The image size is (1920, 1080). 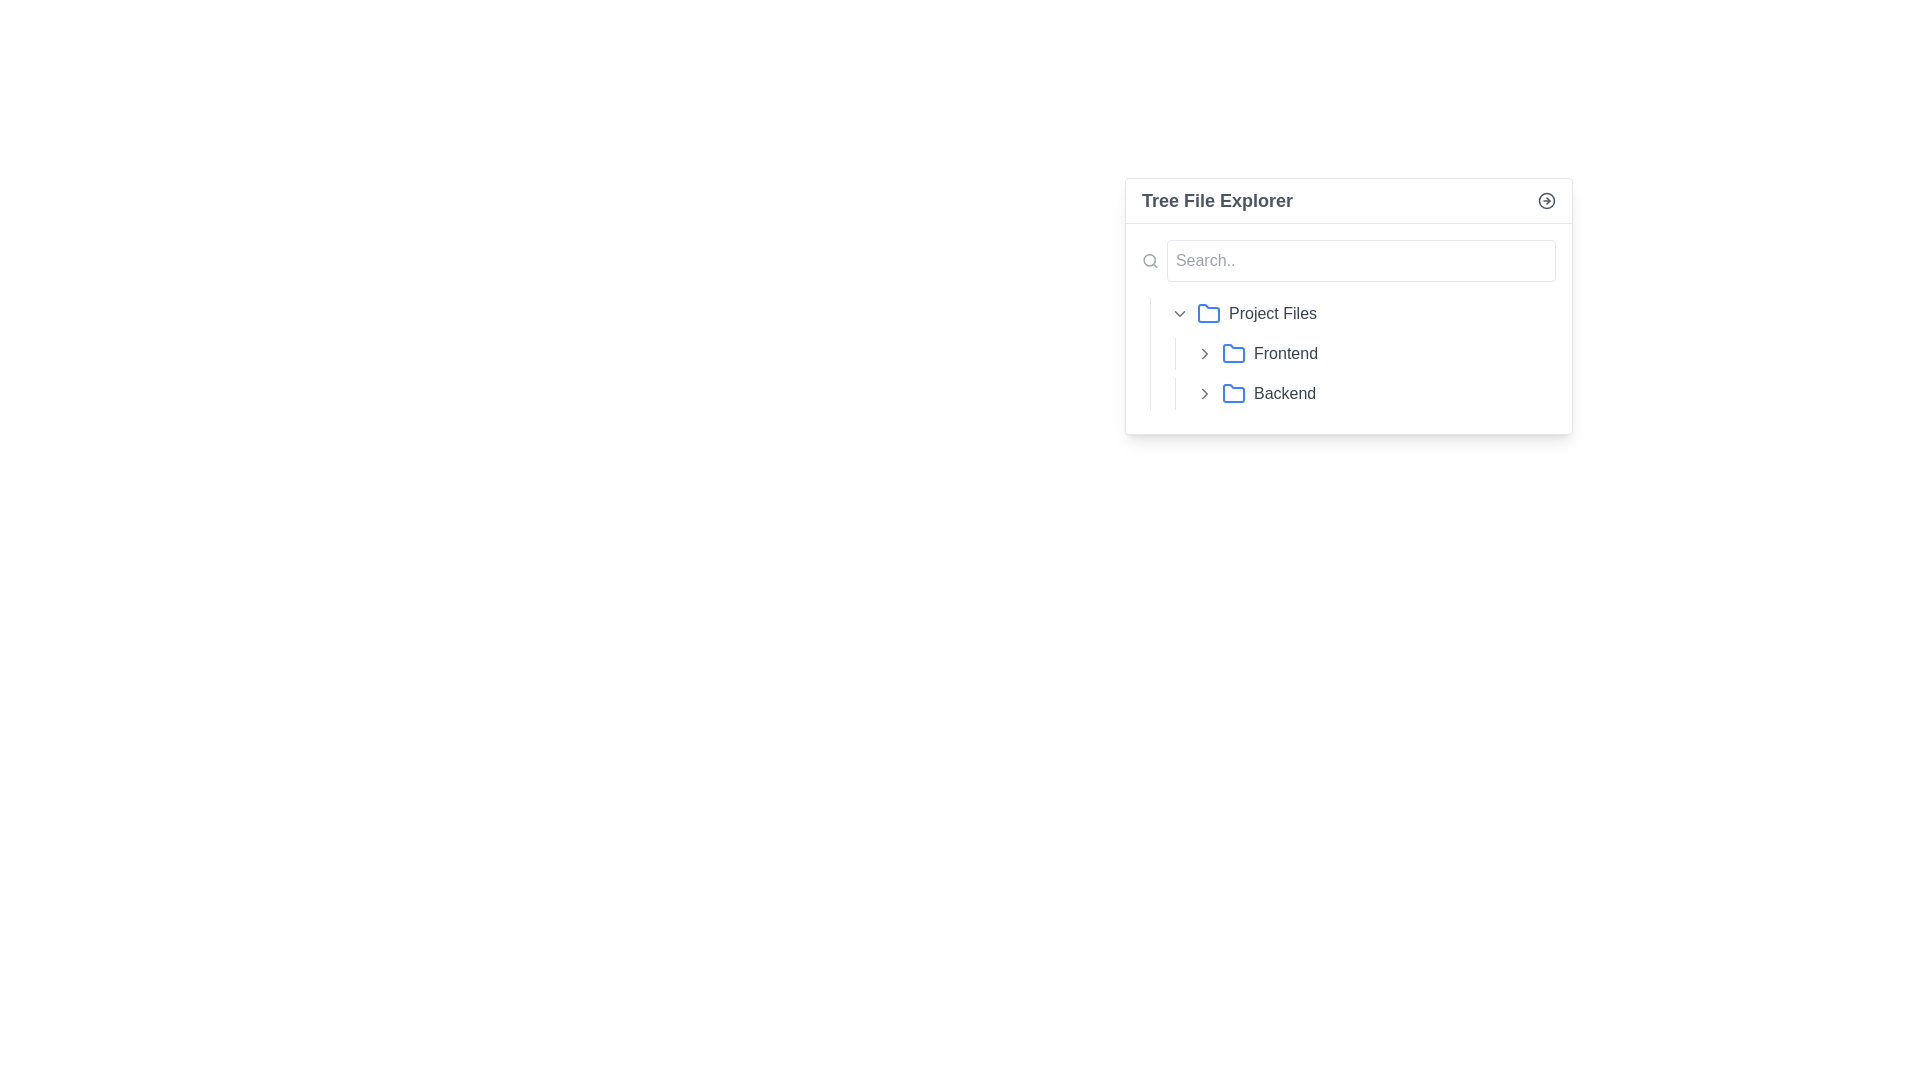 I want to click on the first item in the 'Project Files' section of the sidebar menu, so click(x=1360, y=313).